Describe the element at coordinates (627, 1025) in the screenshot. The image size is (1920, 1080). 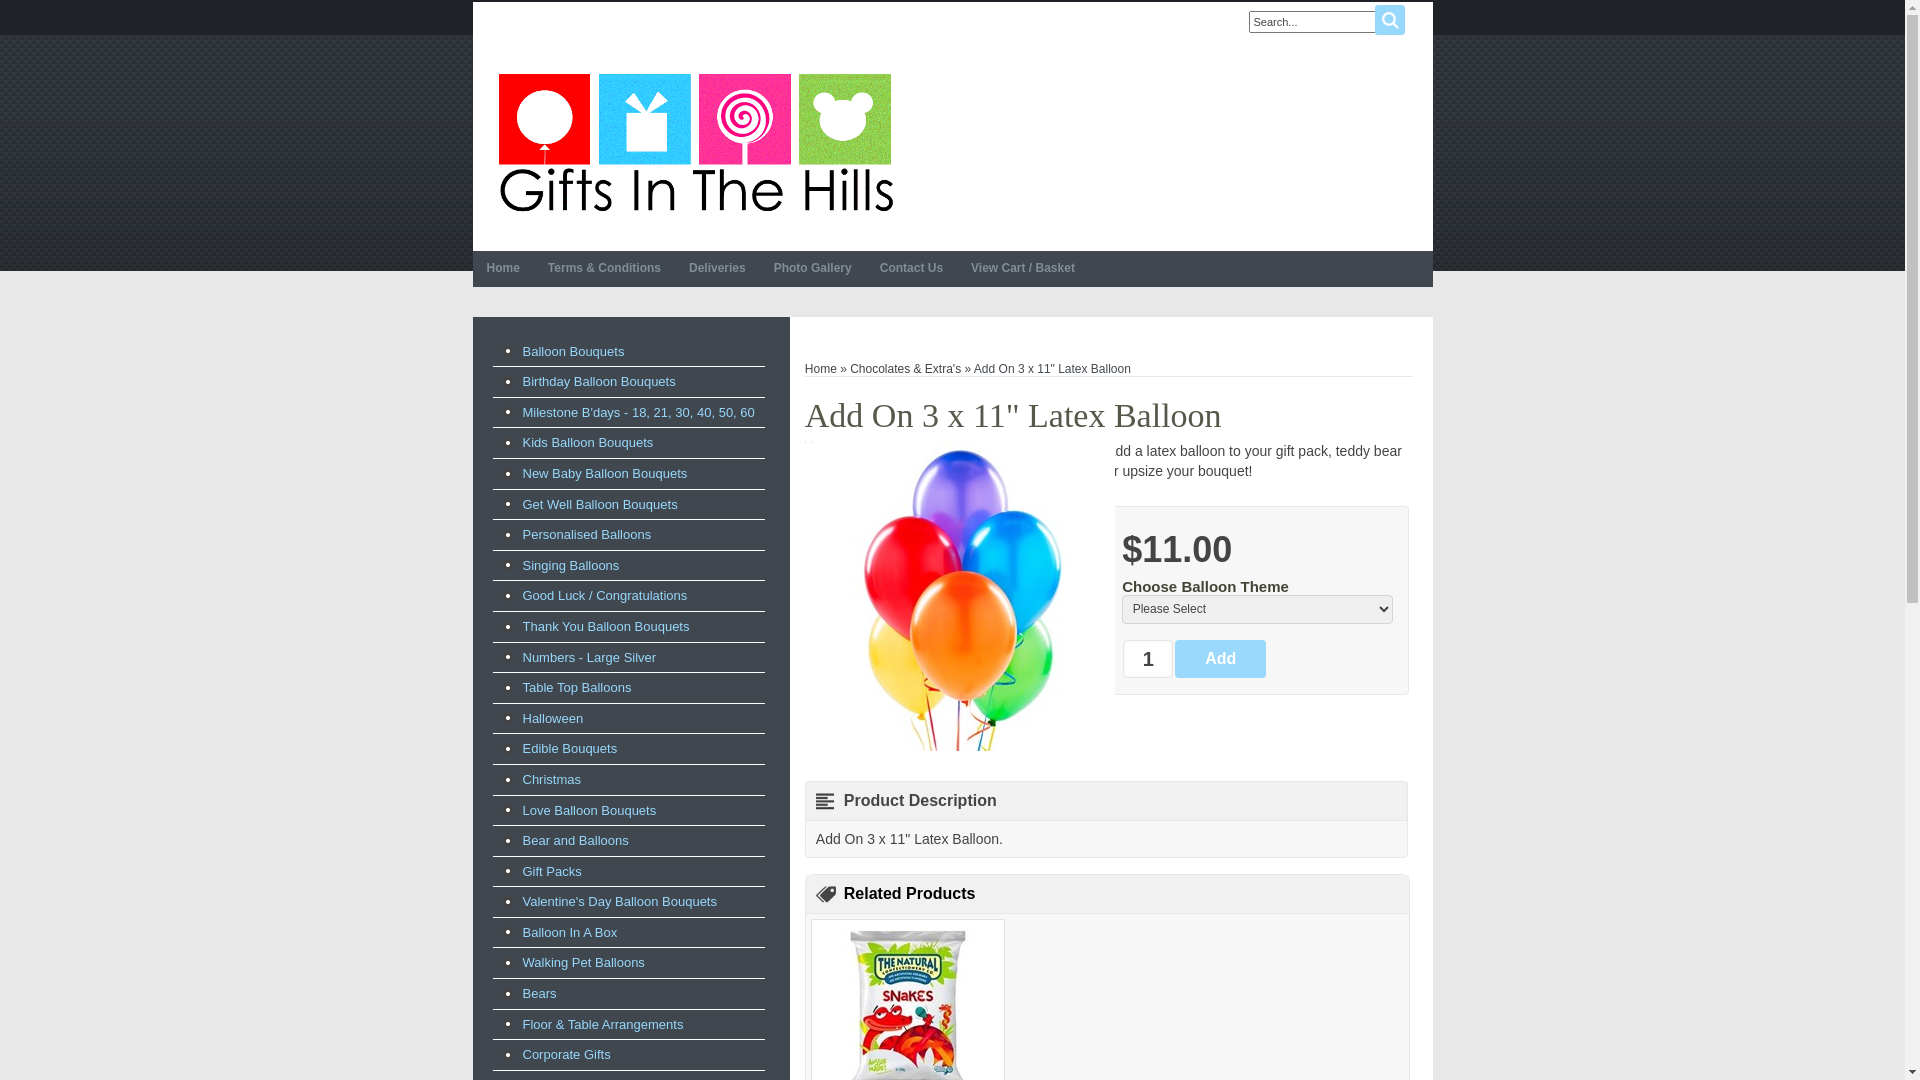
I see `'Floor & Table Arrangements'` at that location.